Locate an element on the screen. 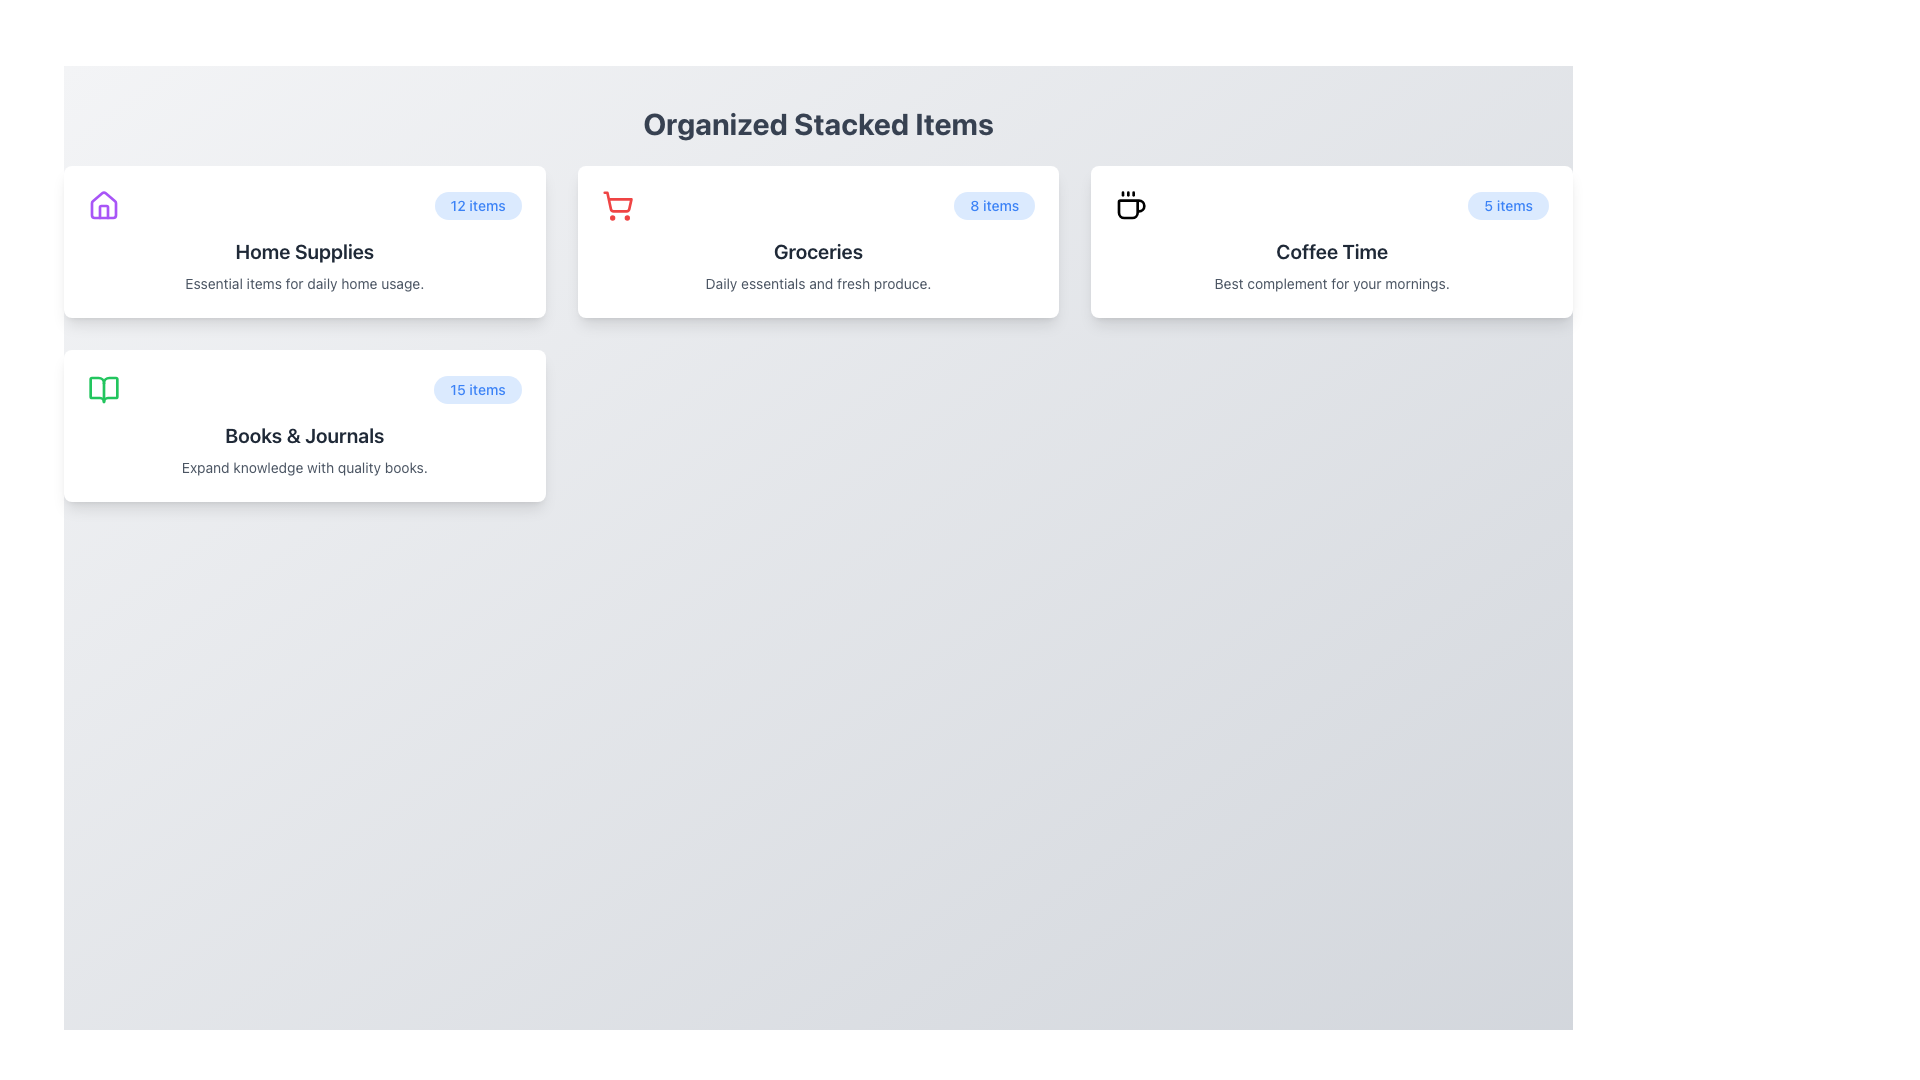 This screenshot has height=1080, width=1920. the indicator badge displaying '8' items associated with the 'Groceries' card located in the upper right section of the card is located at coordinates (994, 205).